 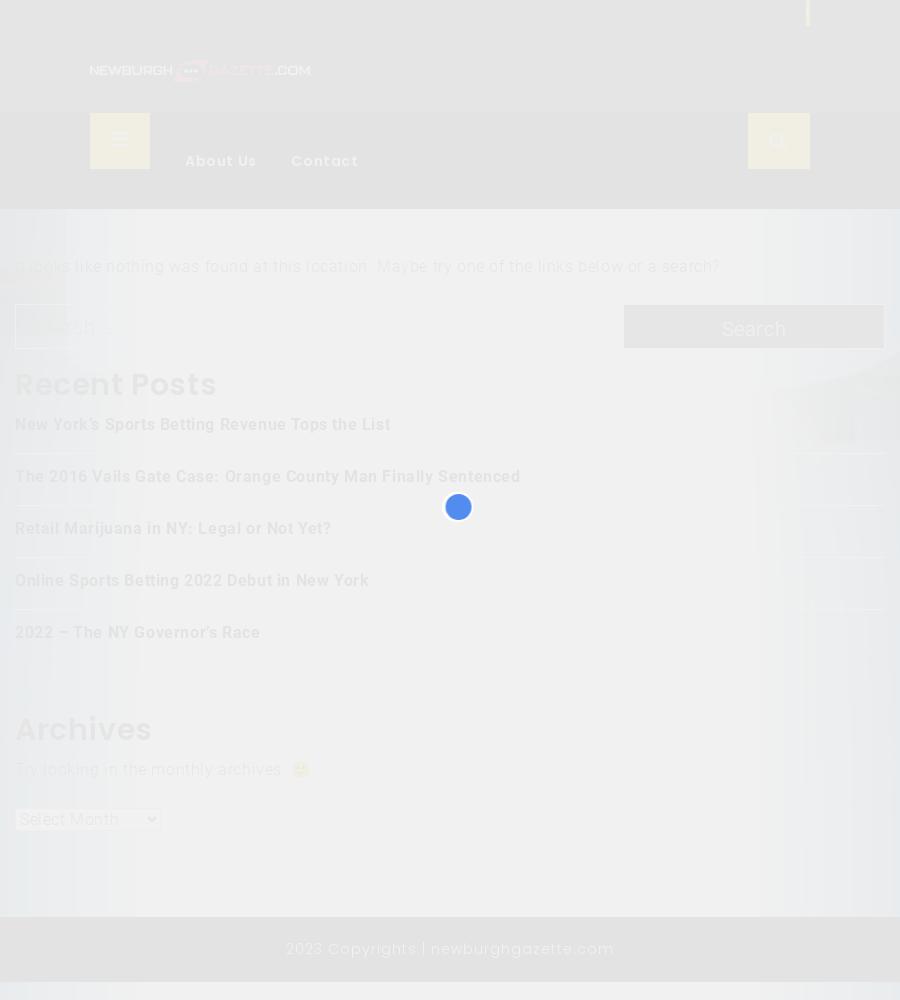 What do you see at coordinates (14, 385) in the screenshot?
I see `'Recent Posts'` at bounding box center [14, 385].